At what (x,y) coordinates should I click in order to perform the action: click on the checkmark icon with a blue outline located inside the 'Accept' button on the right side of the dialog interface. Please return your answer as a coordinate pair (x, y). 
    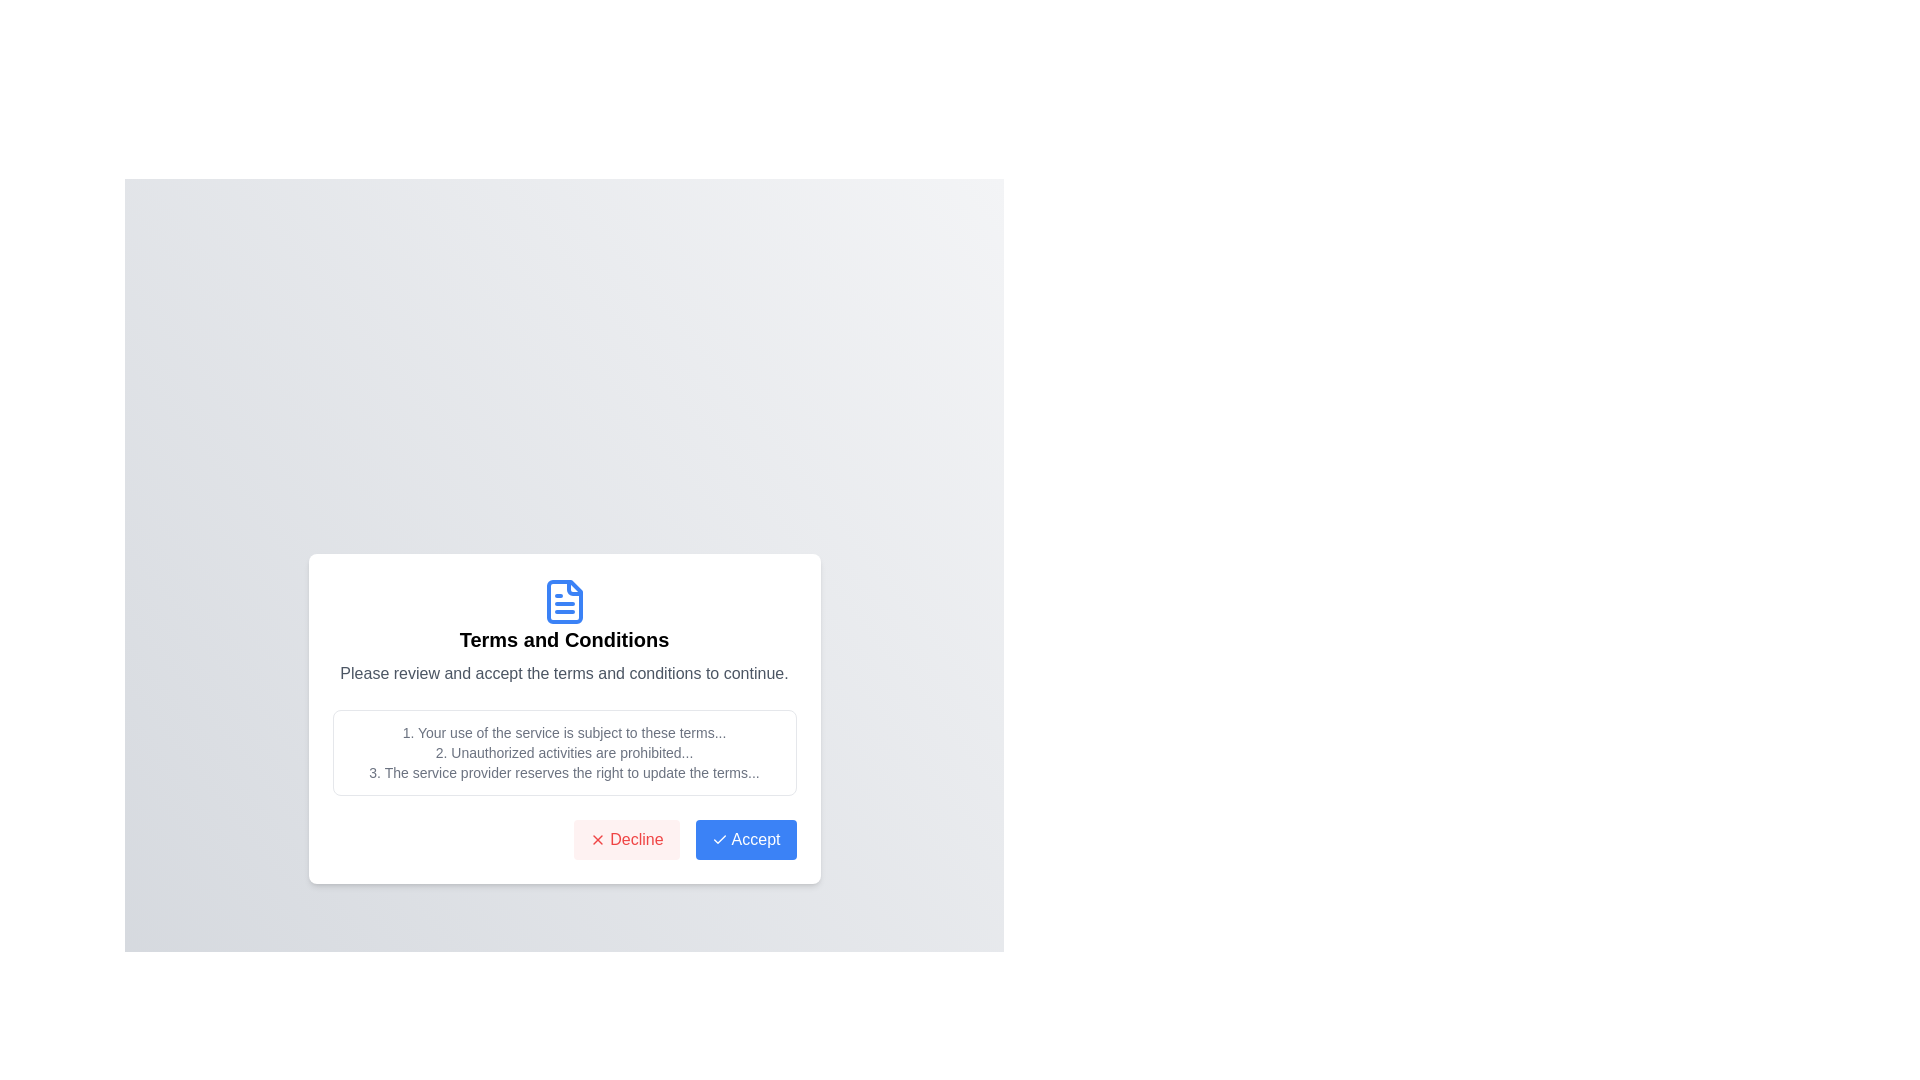
    Looking at the image, I should click on (719, 840).